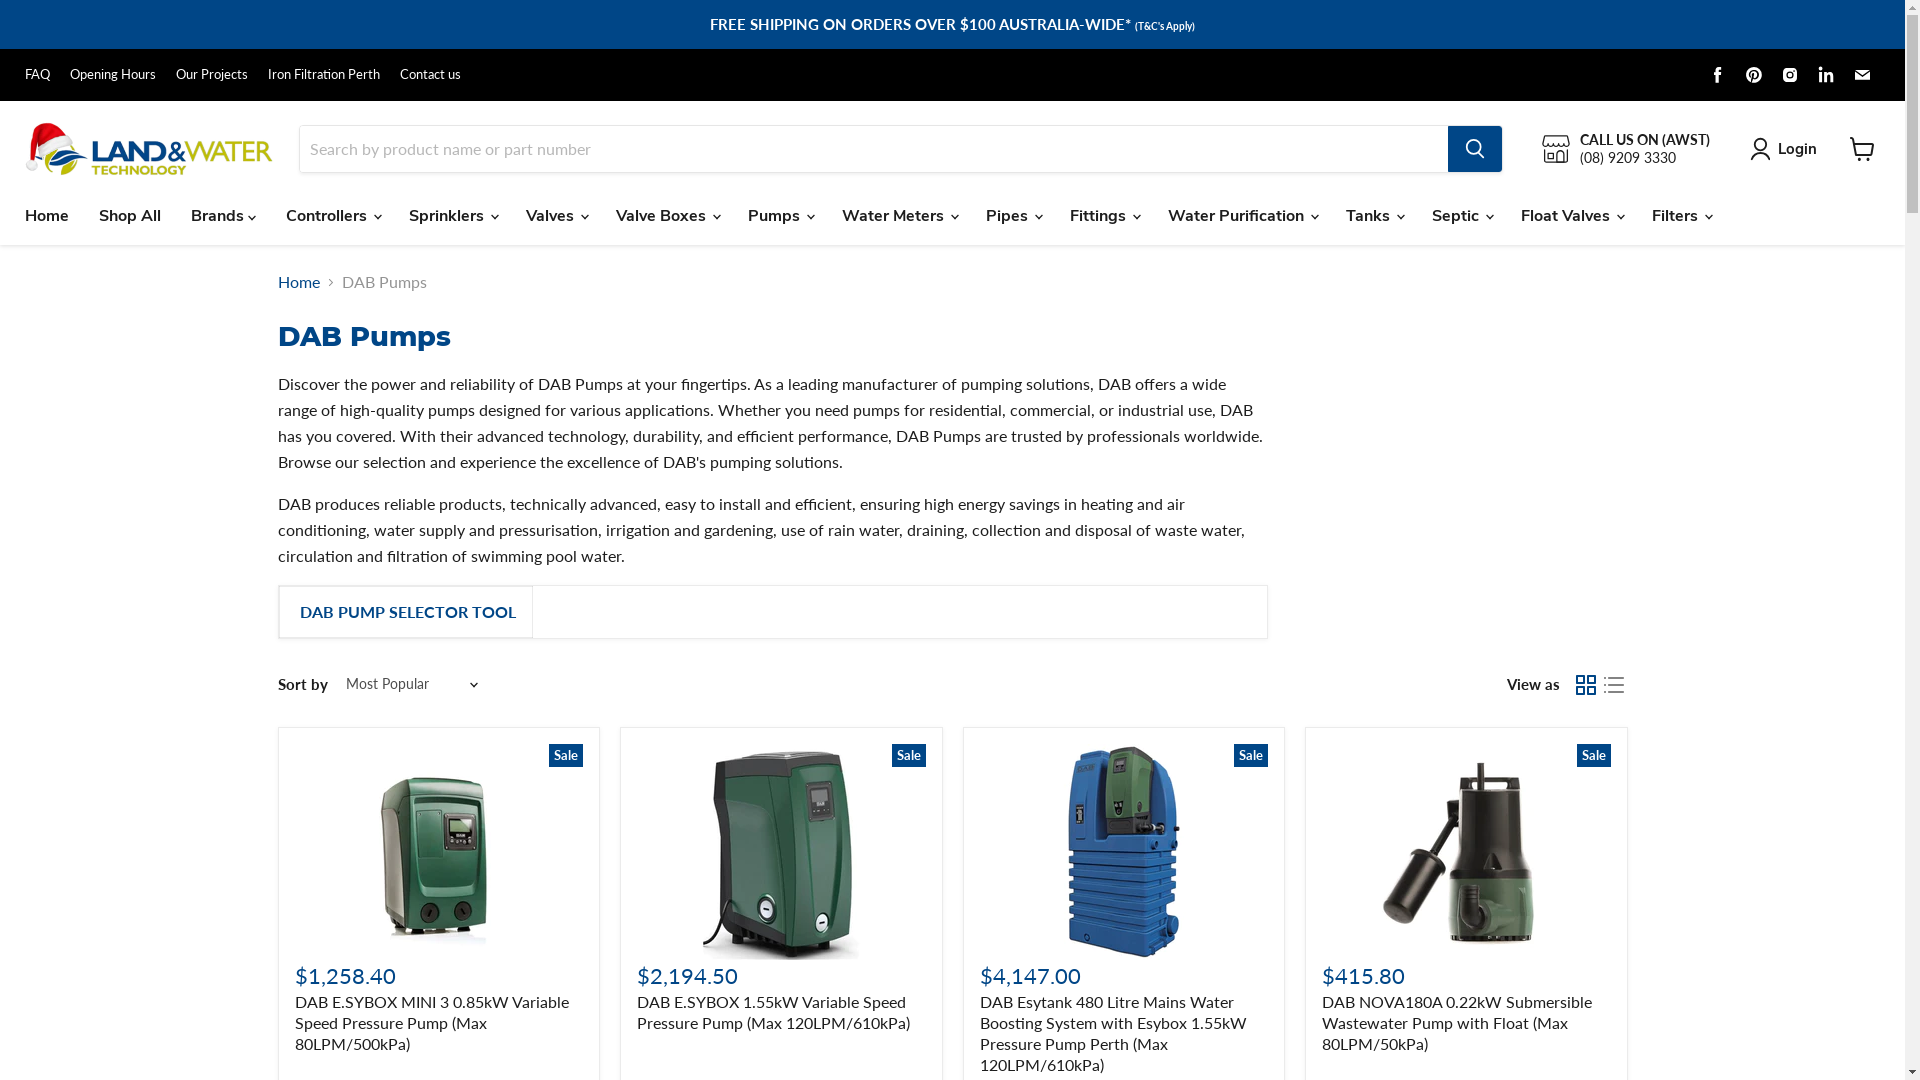  I want to click on 'Find us on LinkedIn', so click(1825, 72).